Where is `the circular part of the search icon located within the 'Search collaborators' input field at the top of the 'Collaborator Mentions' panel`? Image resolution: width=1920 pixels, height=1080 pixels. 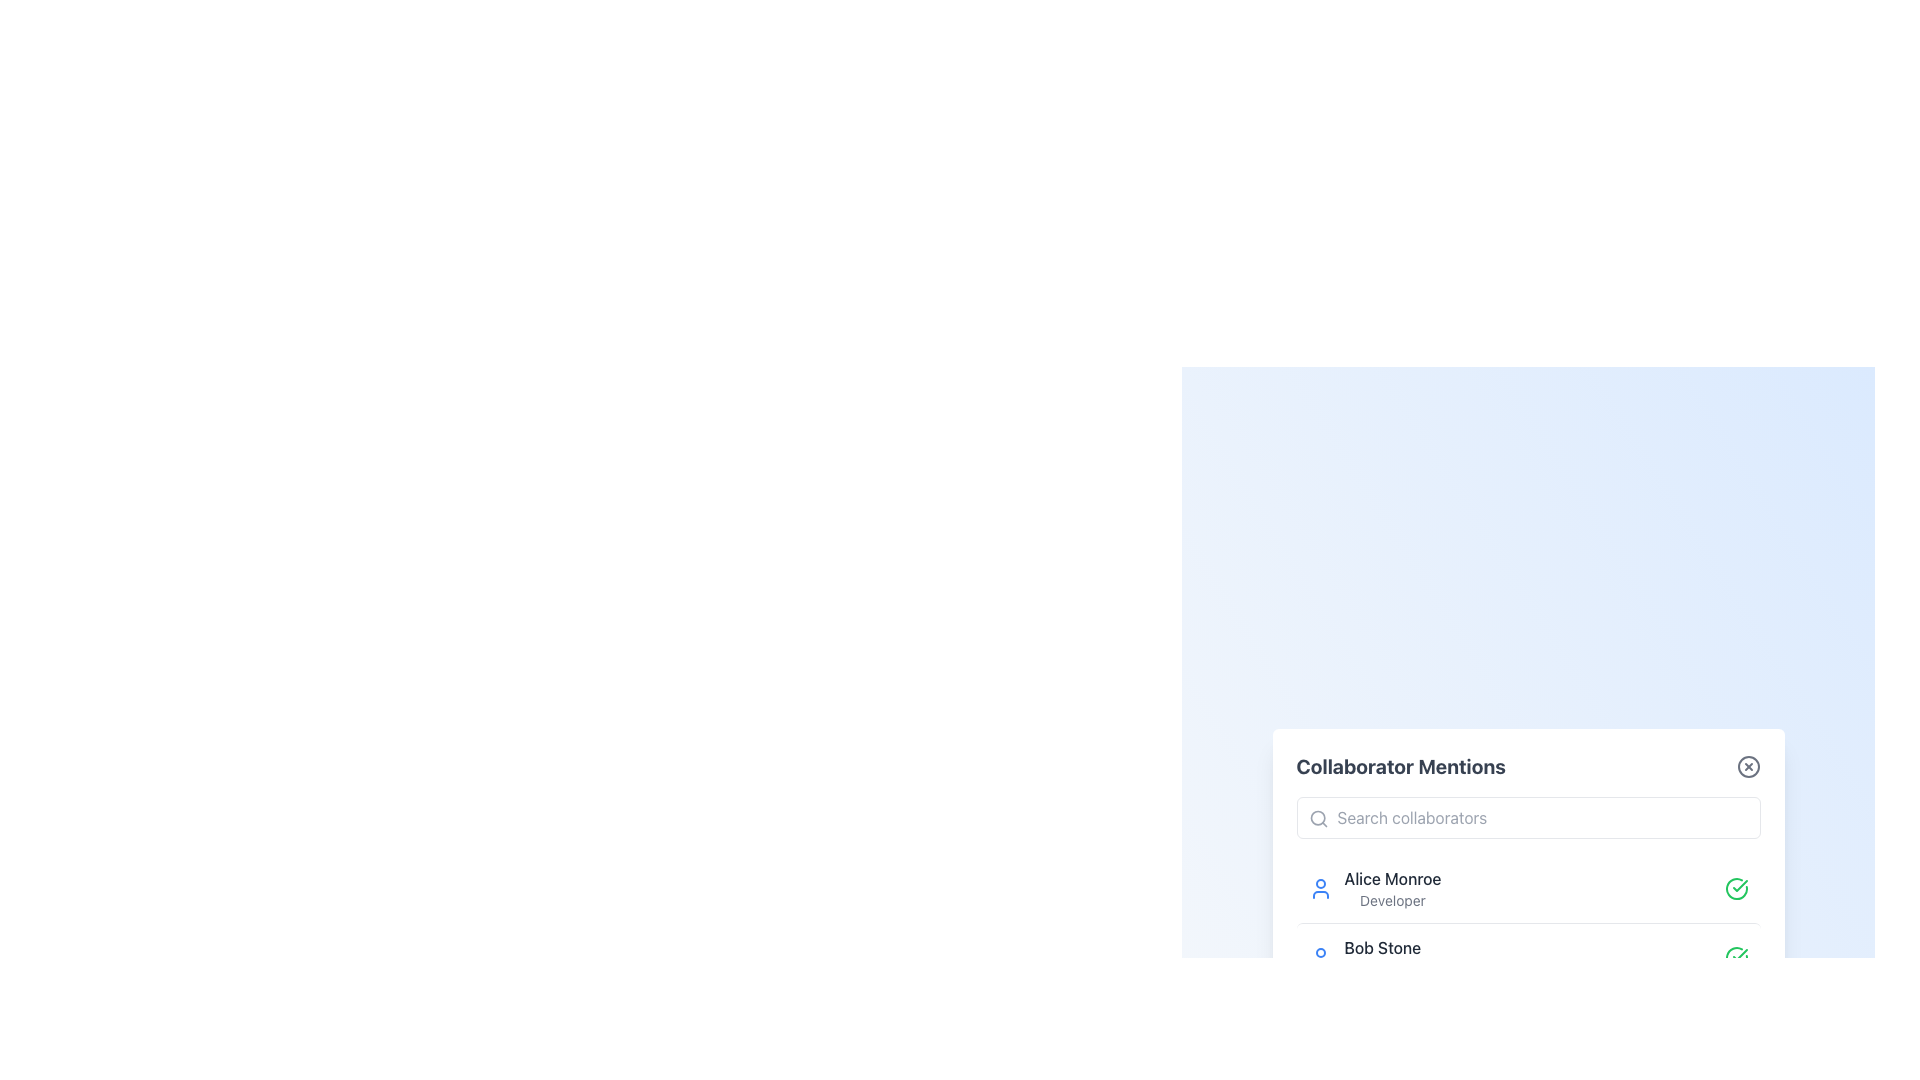 the circular part of the search icon located within the 'Search collaborators' input field at the top of the 'Collaborator Mentions' panel is located at coordinates (1317, 818).